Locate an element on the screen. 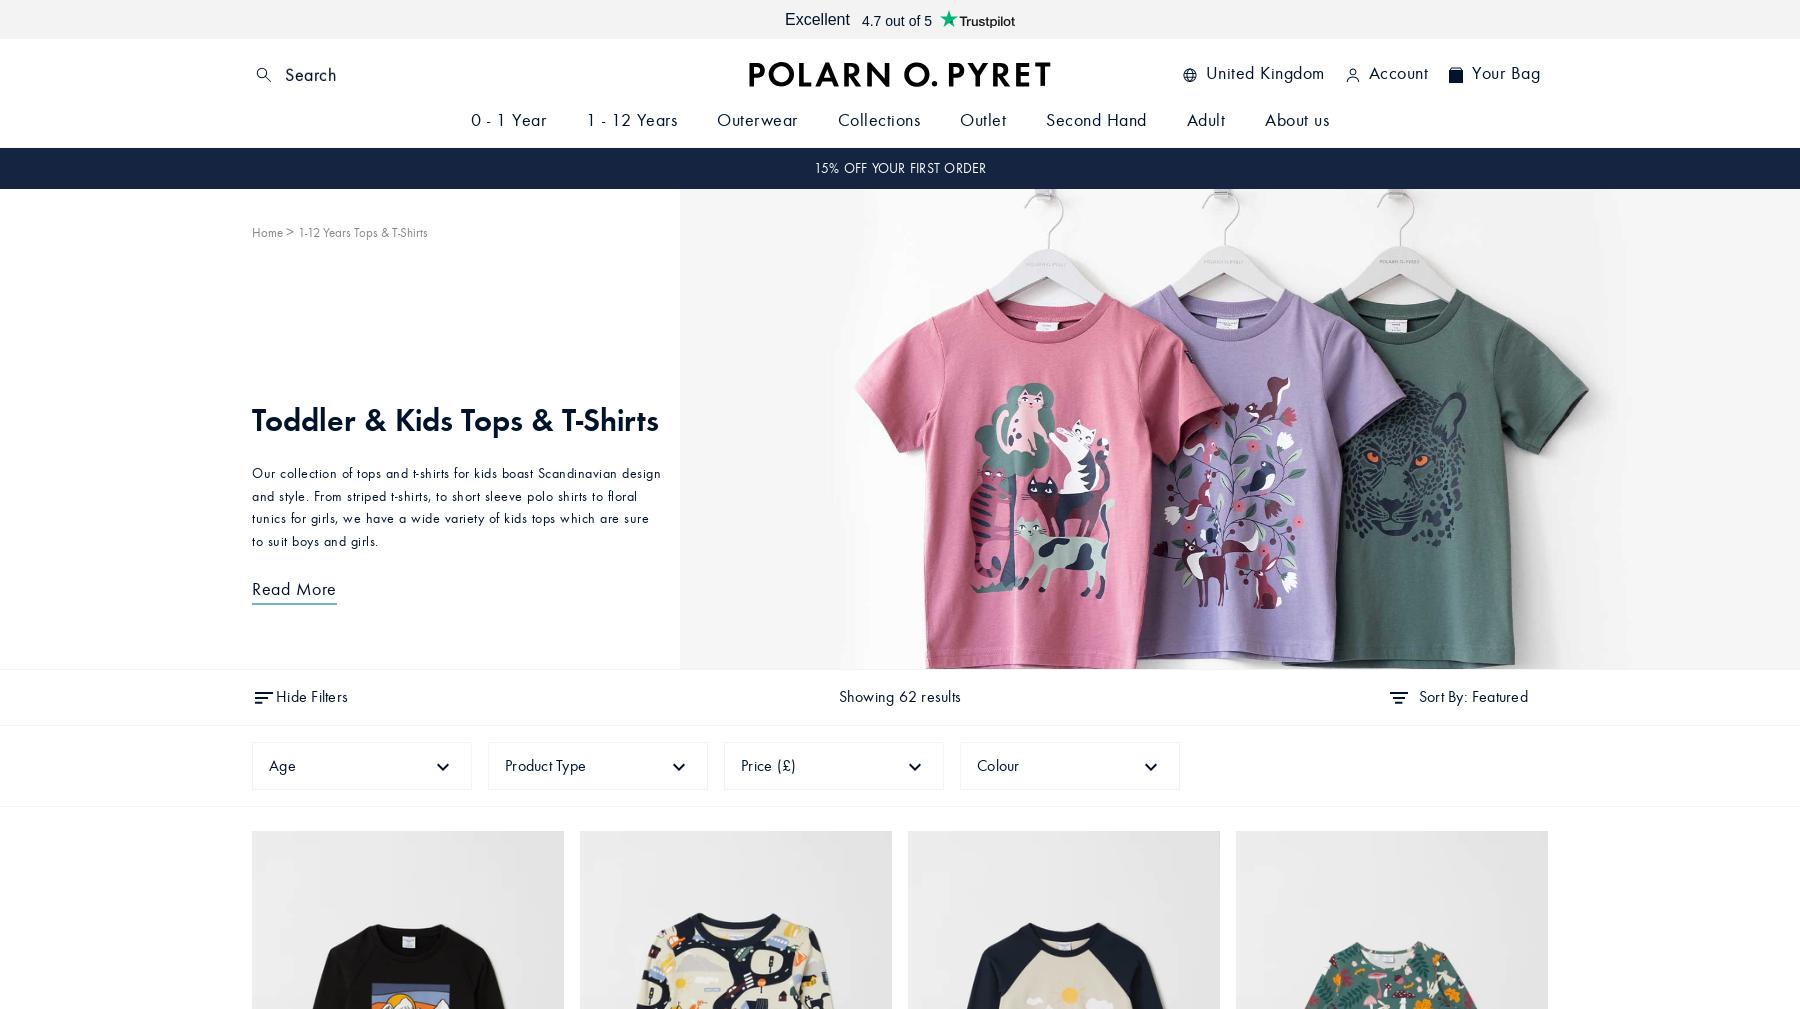  'Adult' is located at coordinates (1204, 119).